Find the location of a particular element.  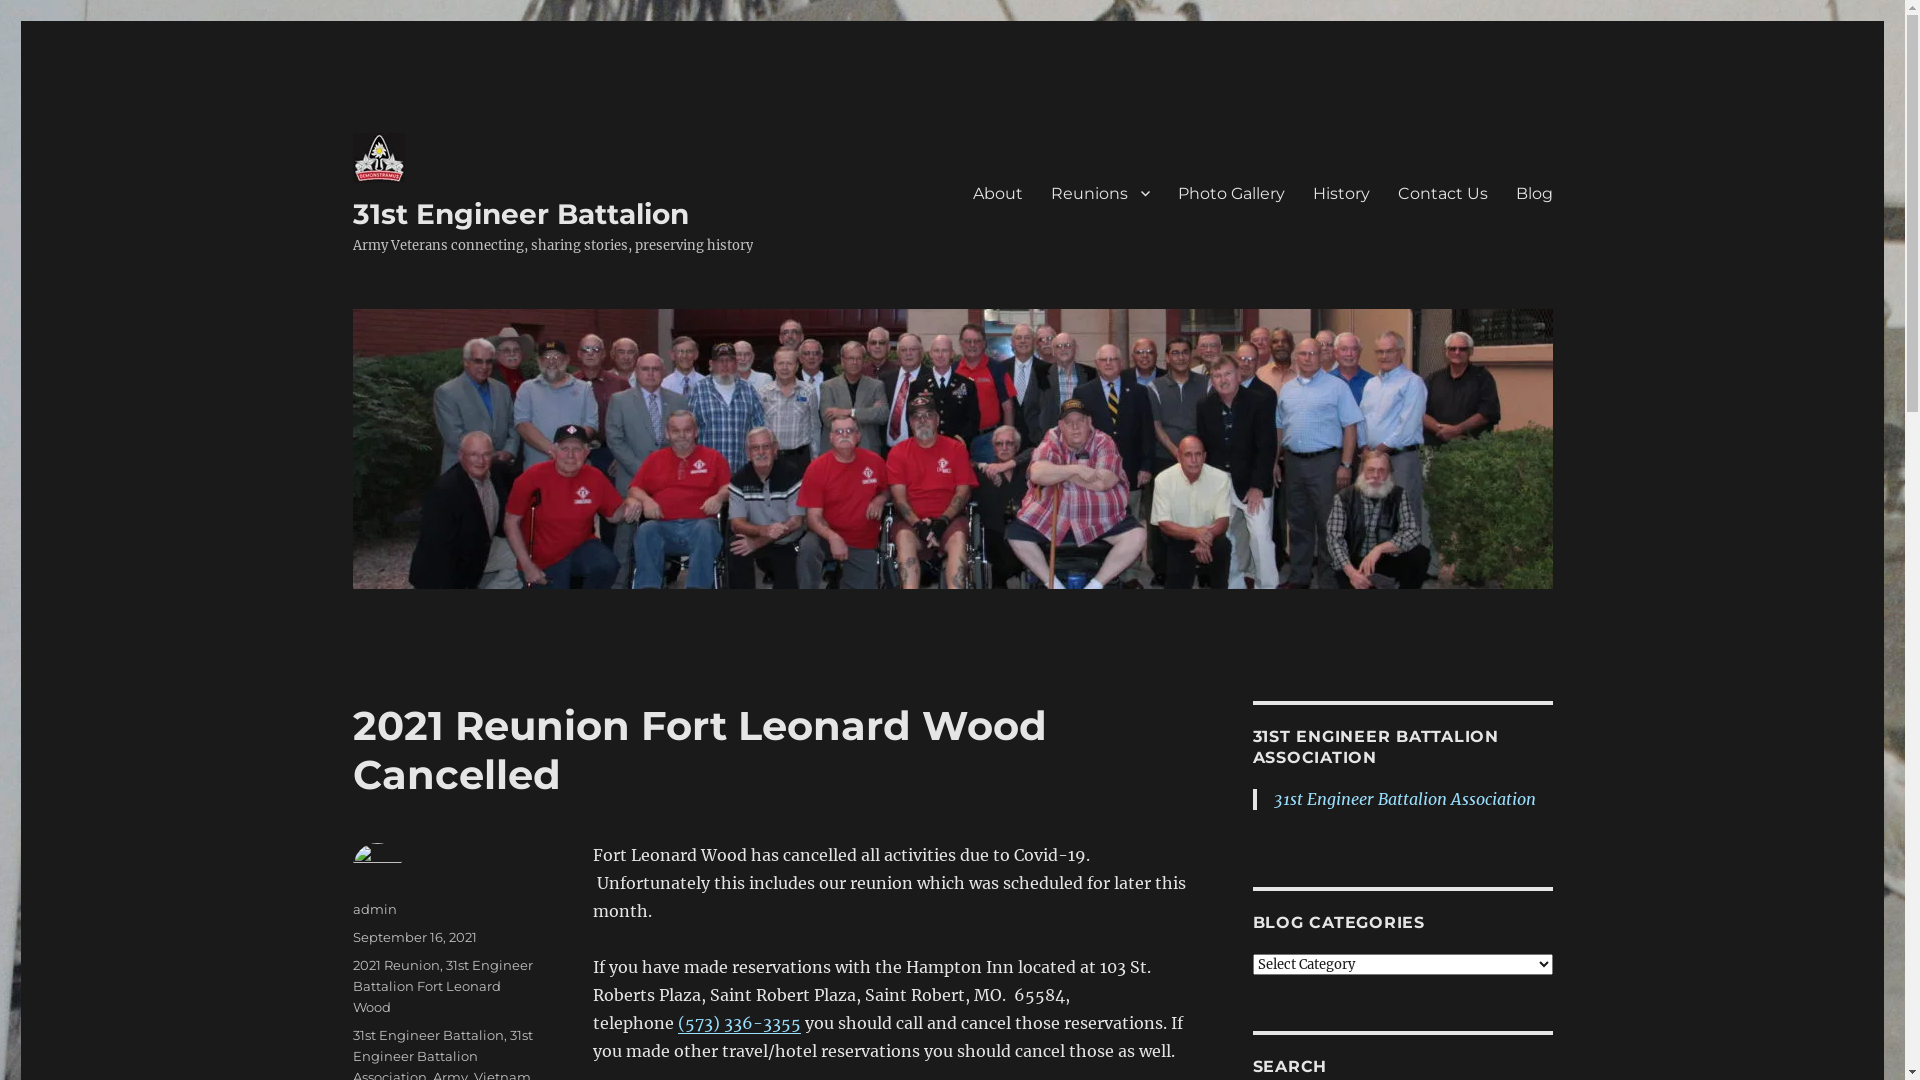

'31st Engineer Battalion Association' is located at coordinates (1272, 797).